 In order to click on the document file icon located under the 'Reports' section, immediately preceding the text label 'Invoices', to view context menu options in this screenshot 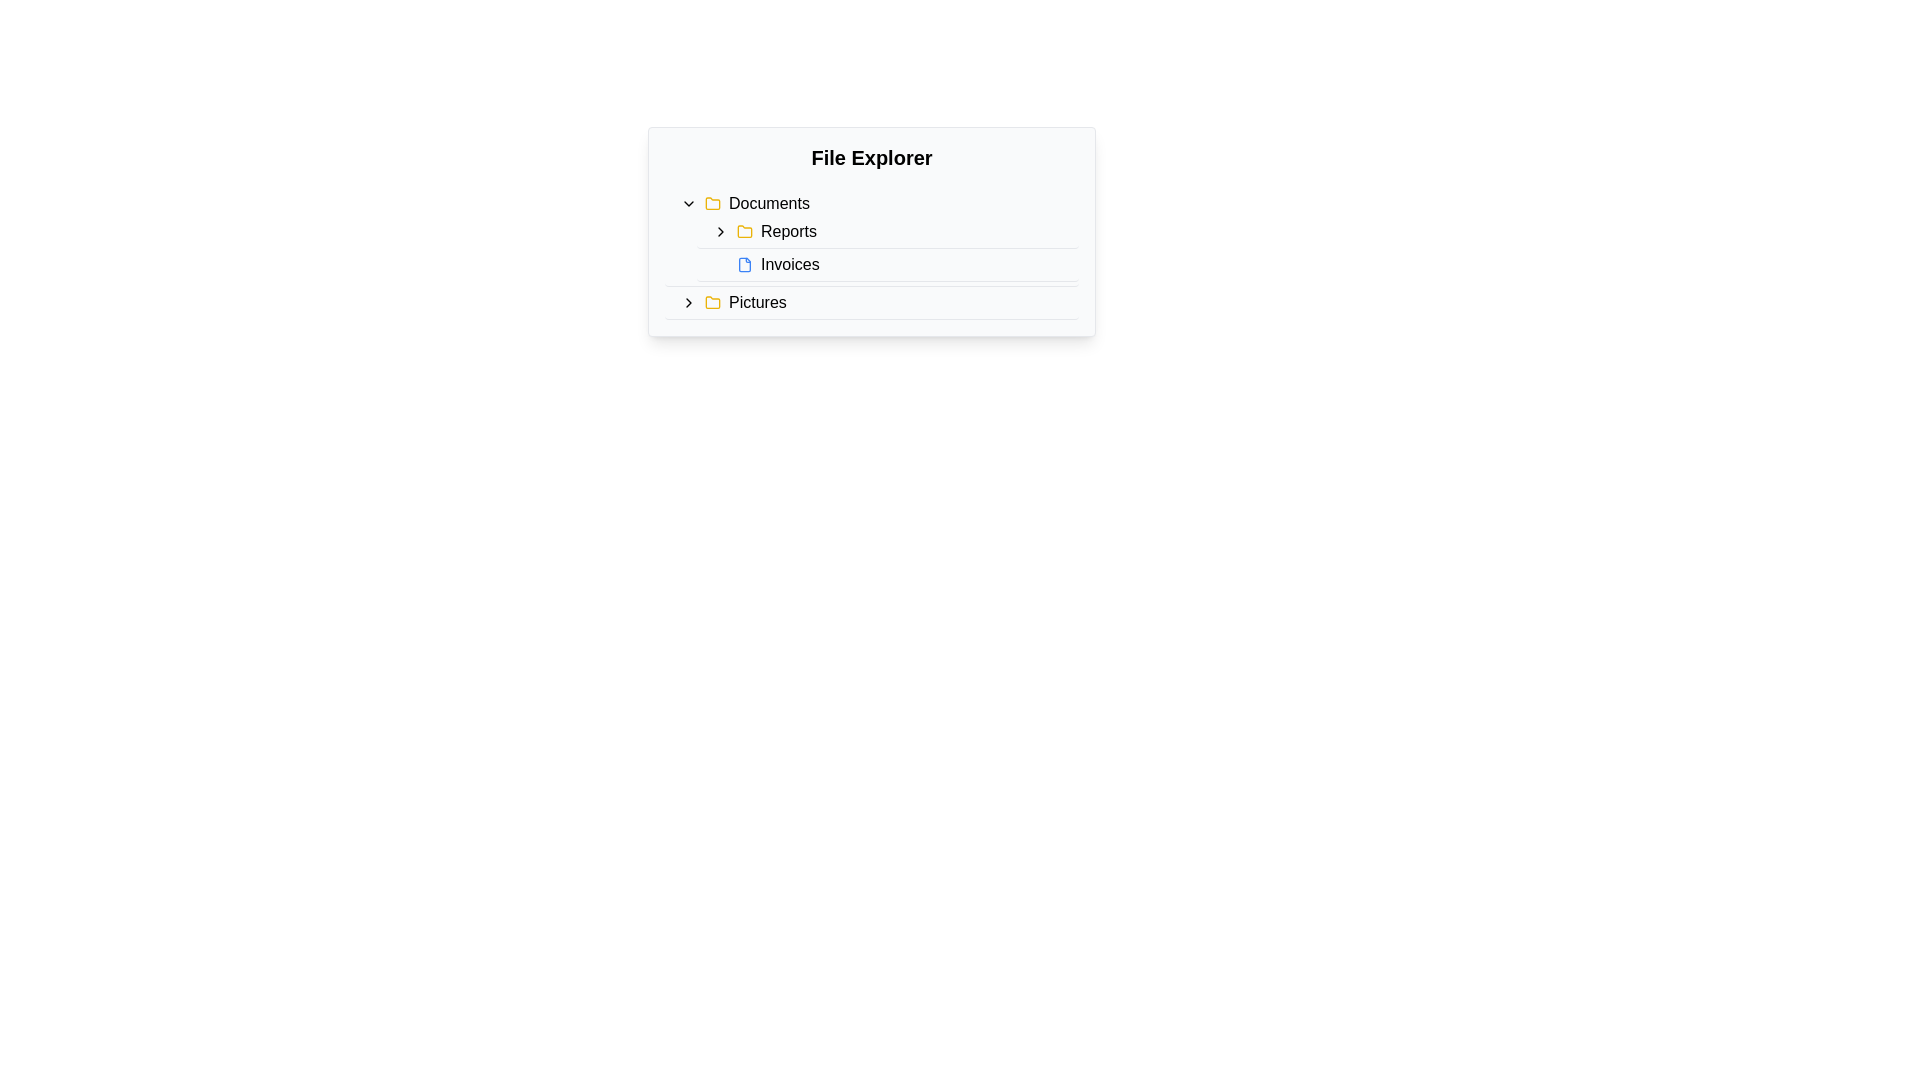, I will do `click(743, 264)`.